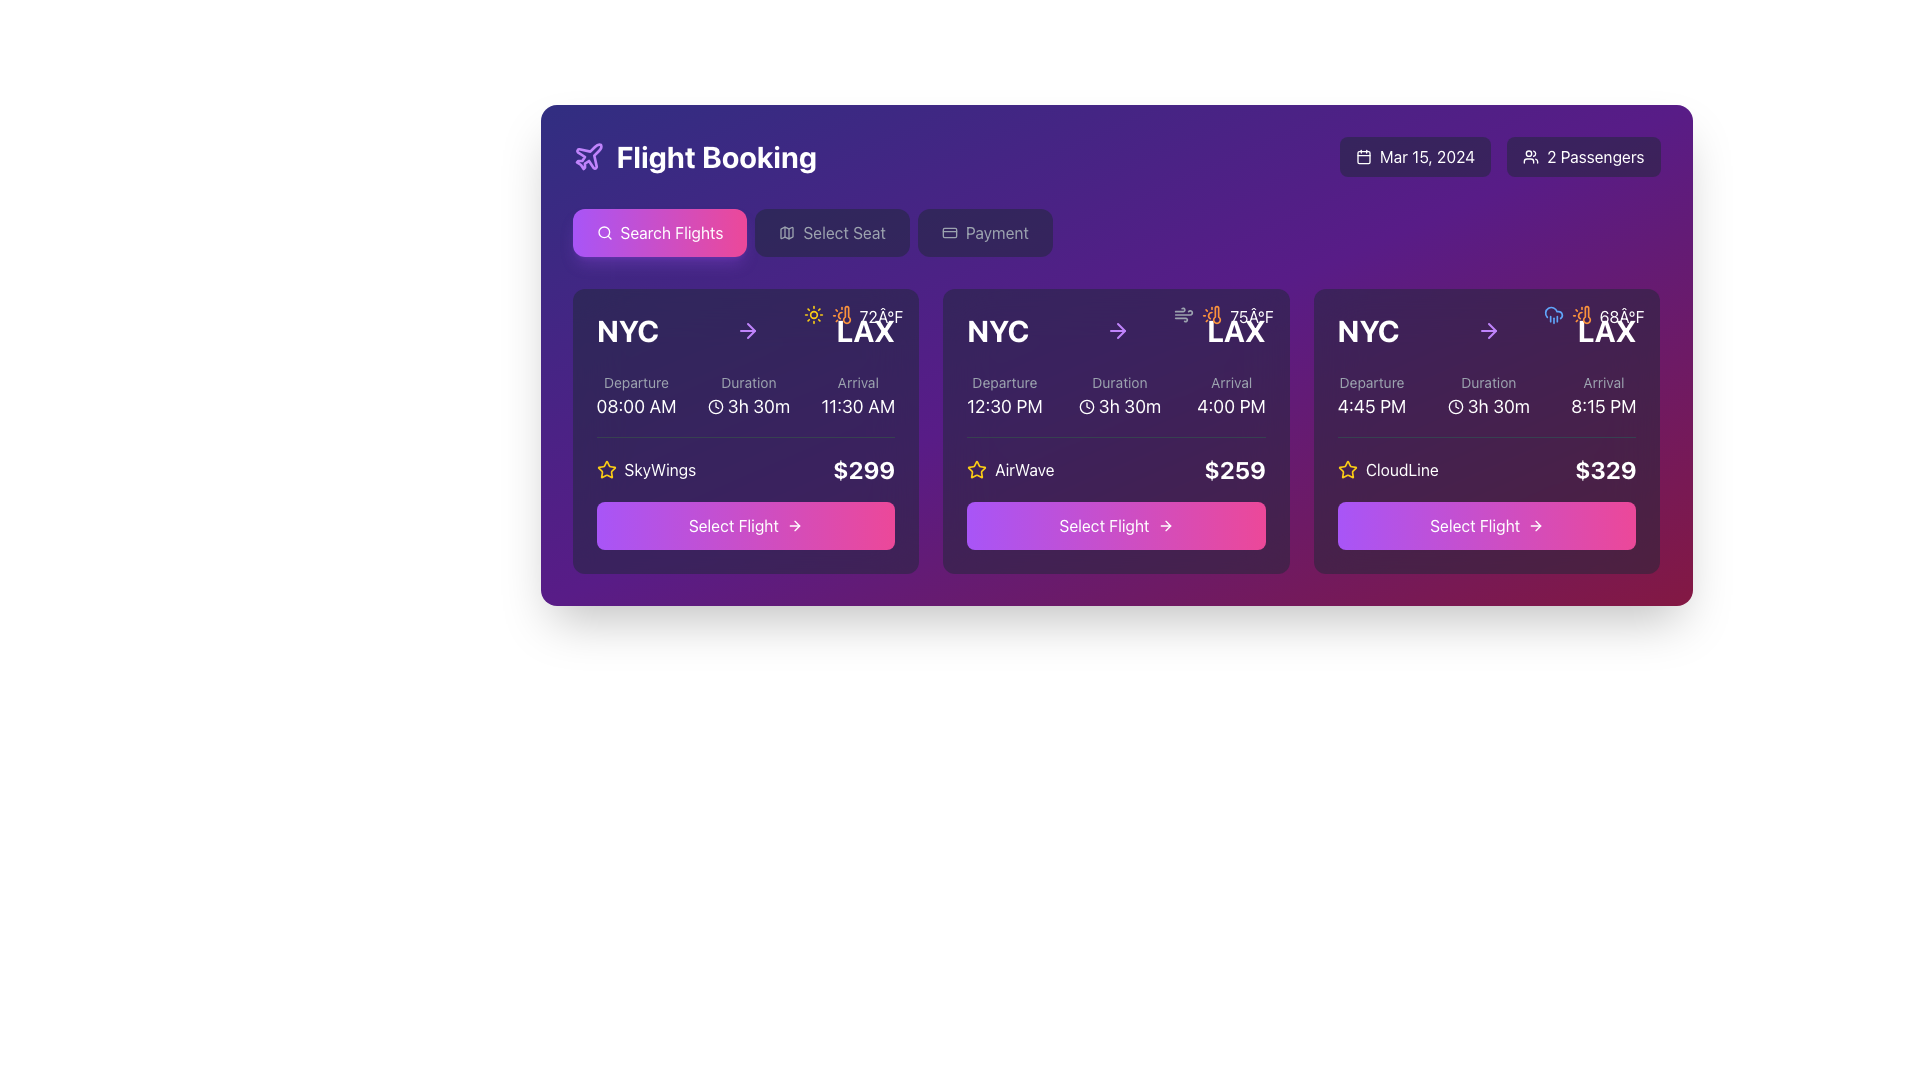  Describe the element at coordinates (605, 470) in the screenshot. I see `the yellow outlined star icon with a hollow center, which is located to the left of the 'SkyWings' text in the first flight tile` at that location.